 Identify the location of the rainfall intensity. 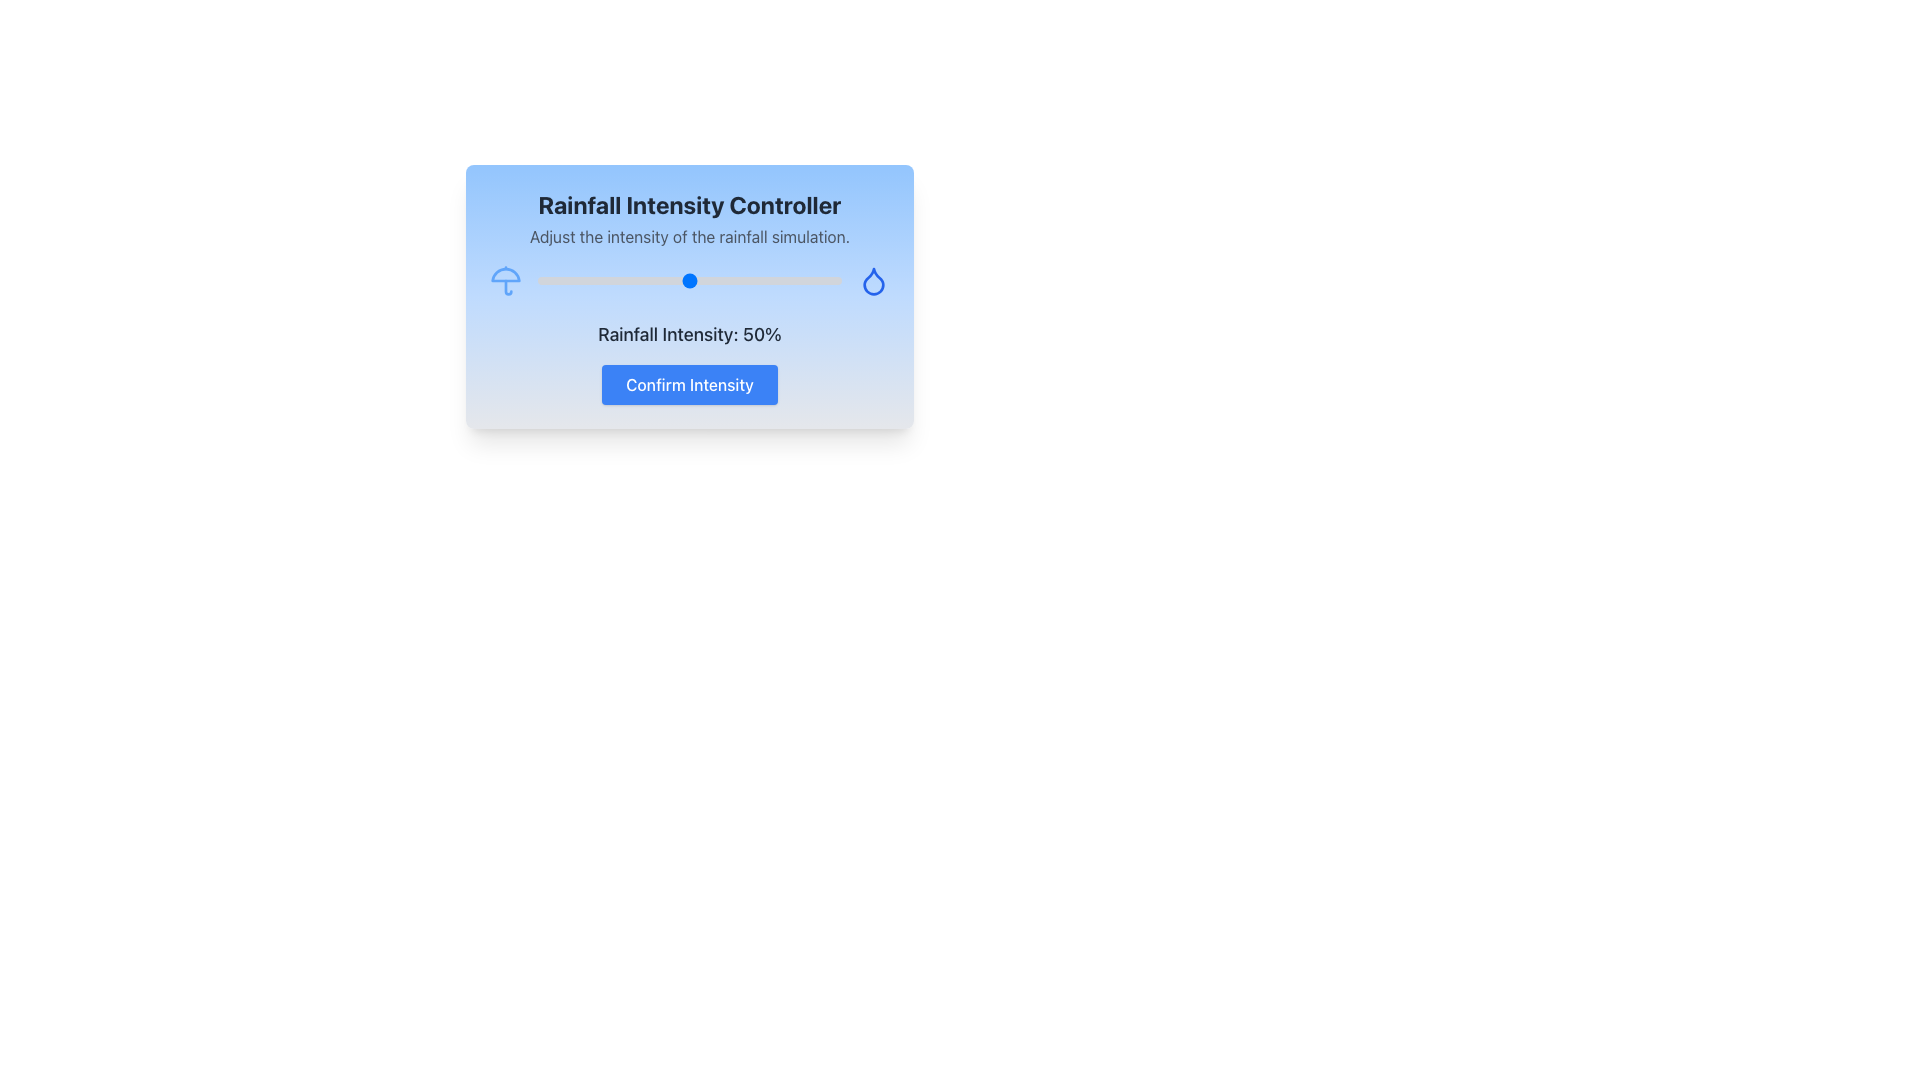
(823, 281).